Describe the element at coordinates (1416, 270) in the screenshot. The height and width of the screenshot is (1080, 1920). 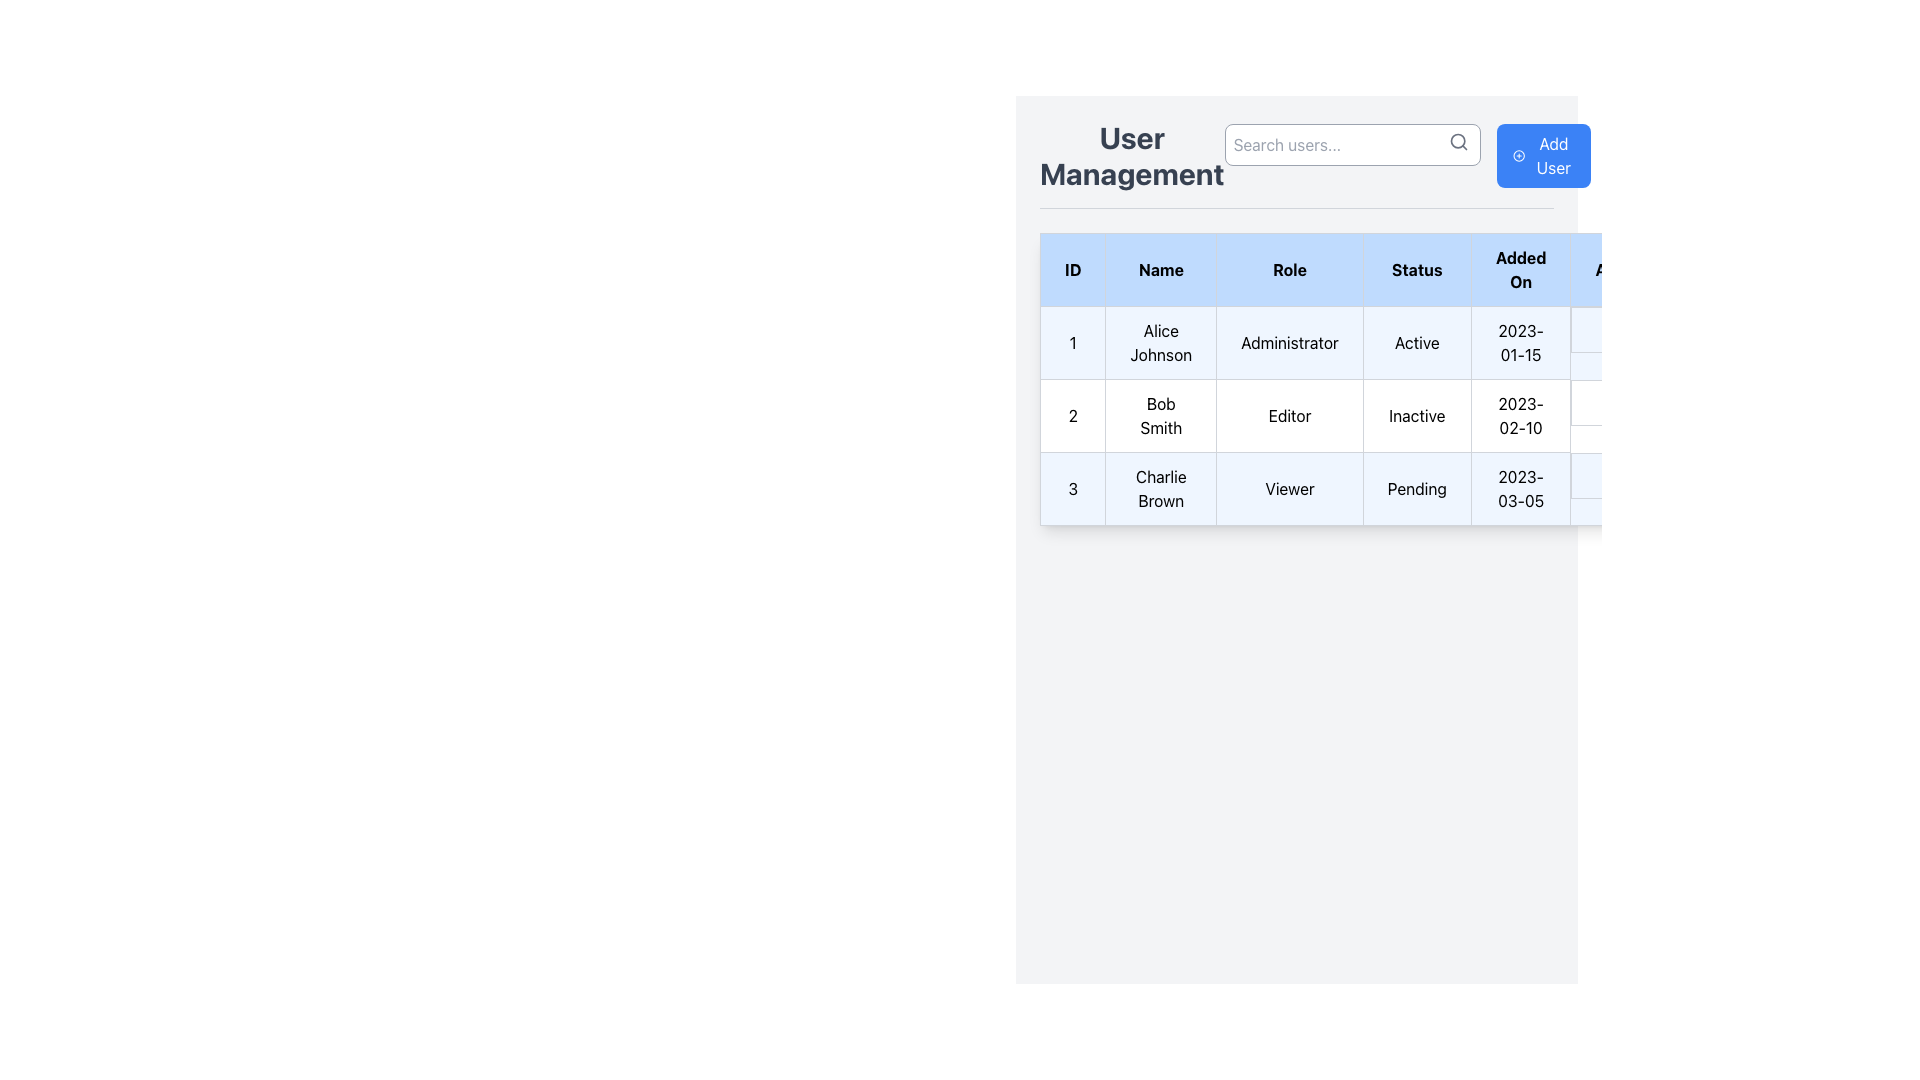
I see `the table header cell with the text 'Status', which is bold and centered, located between the 'Role' and 'Added On' columns` at that location.